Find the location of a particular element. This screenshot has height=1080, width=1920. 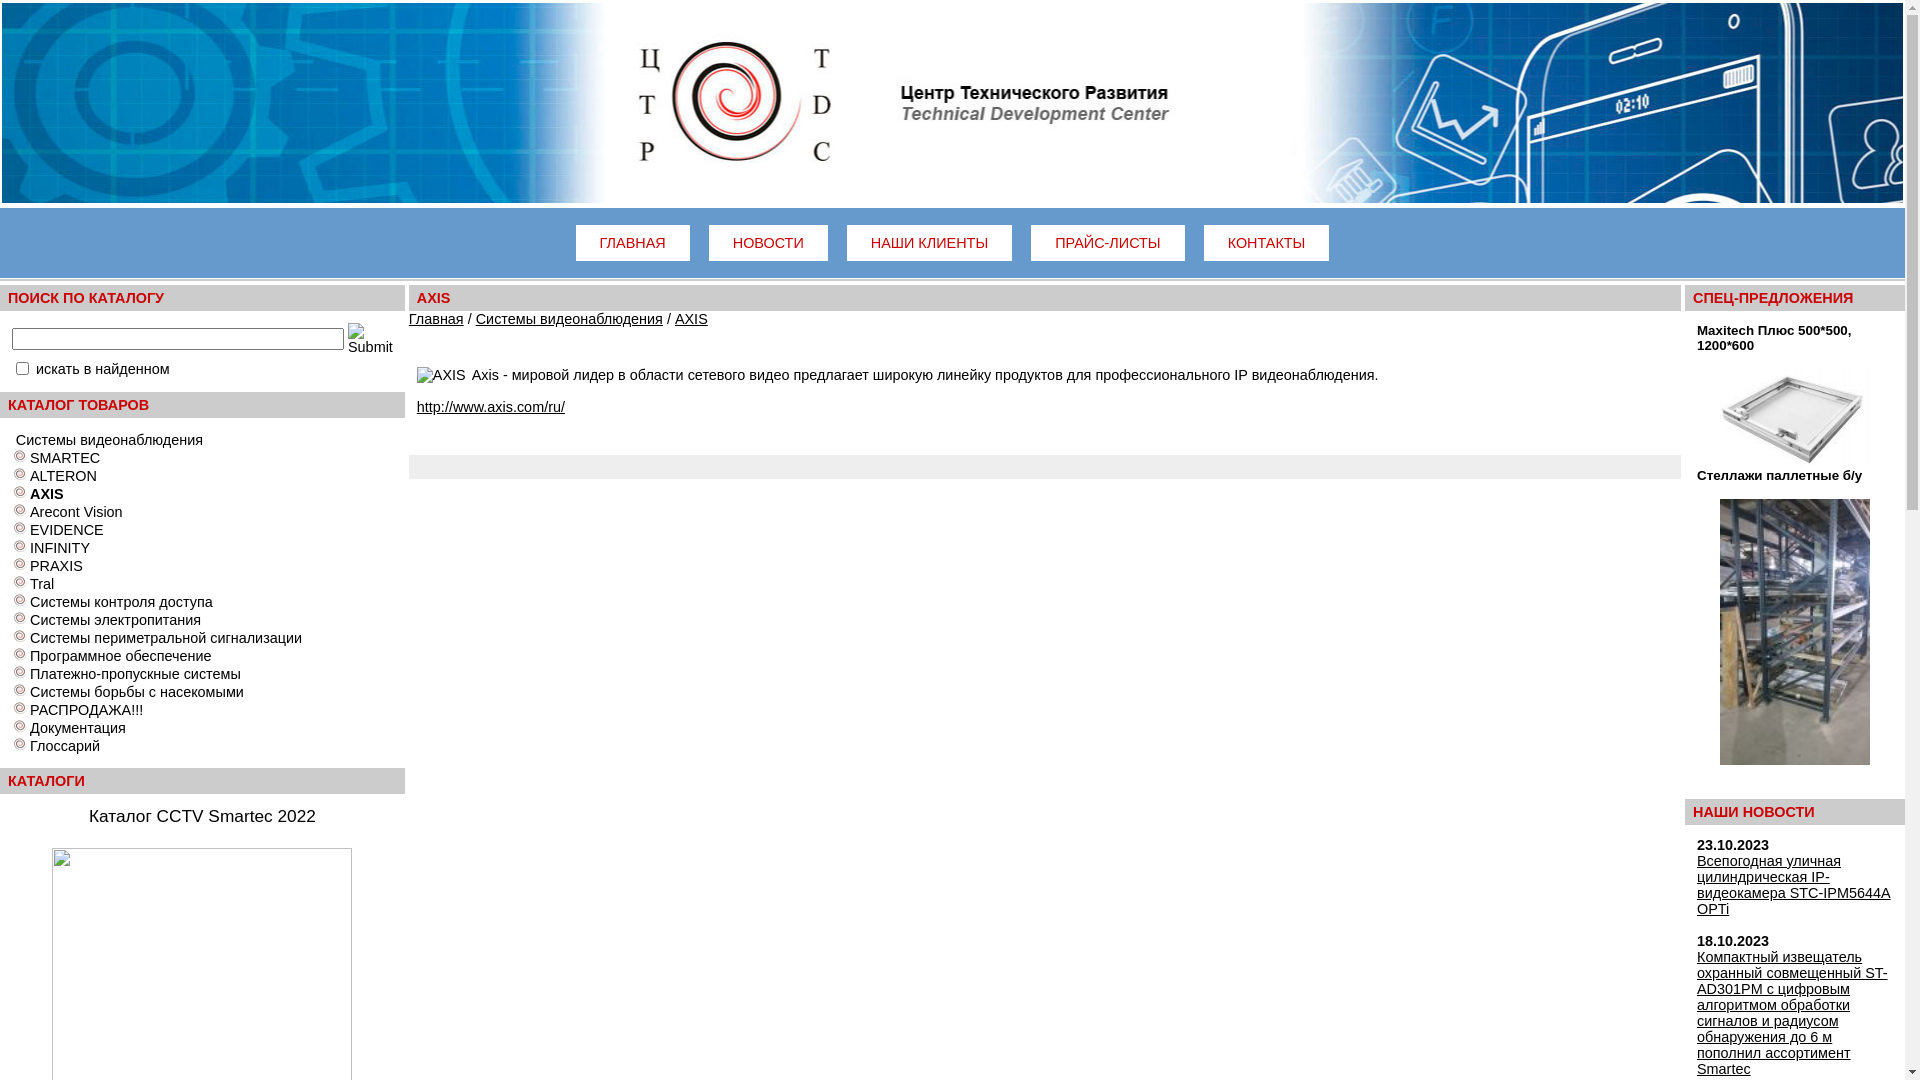

'Tral' is located at coordinates (29, 583).